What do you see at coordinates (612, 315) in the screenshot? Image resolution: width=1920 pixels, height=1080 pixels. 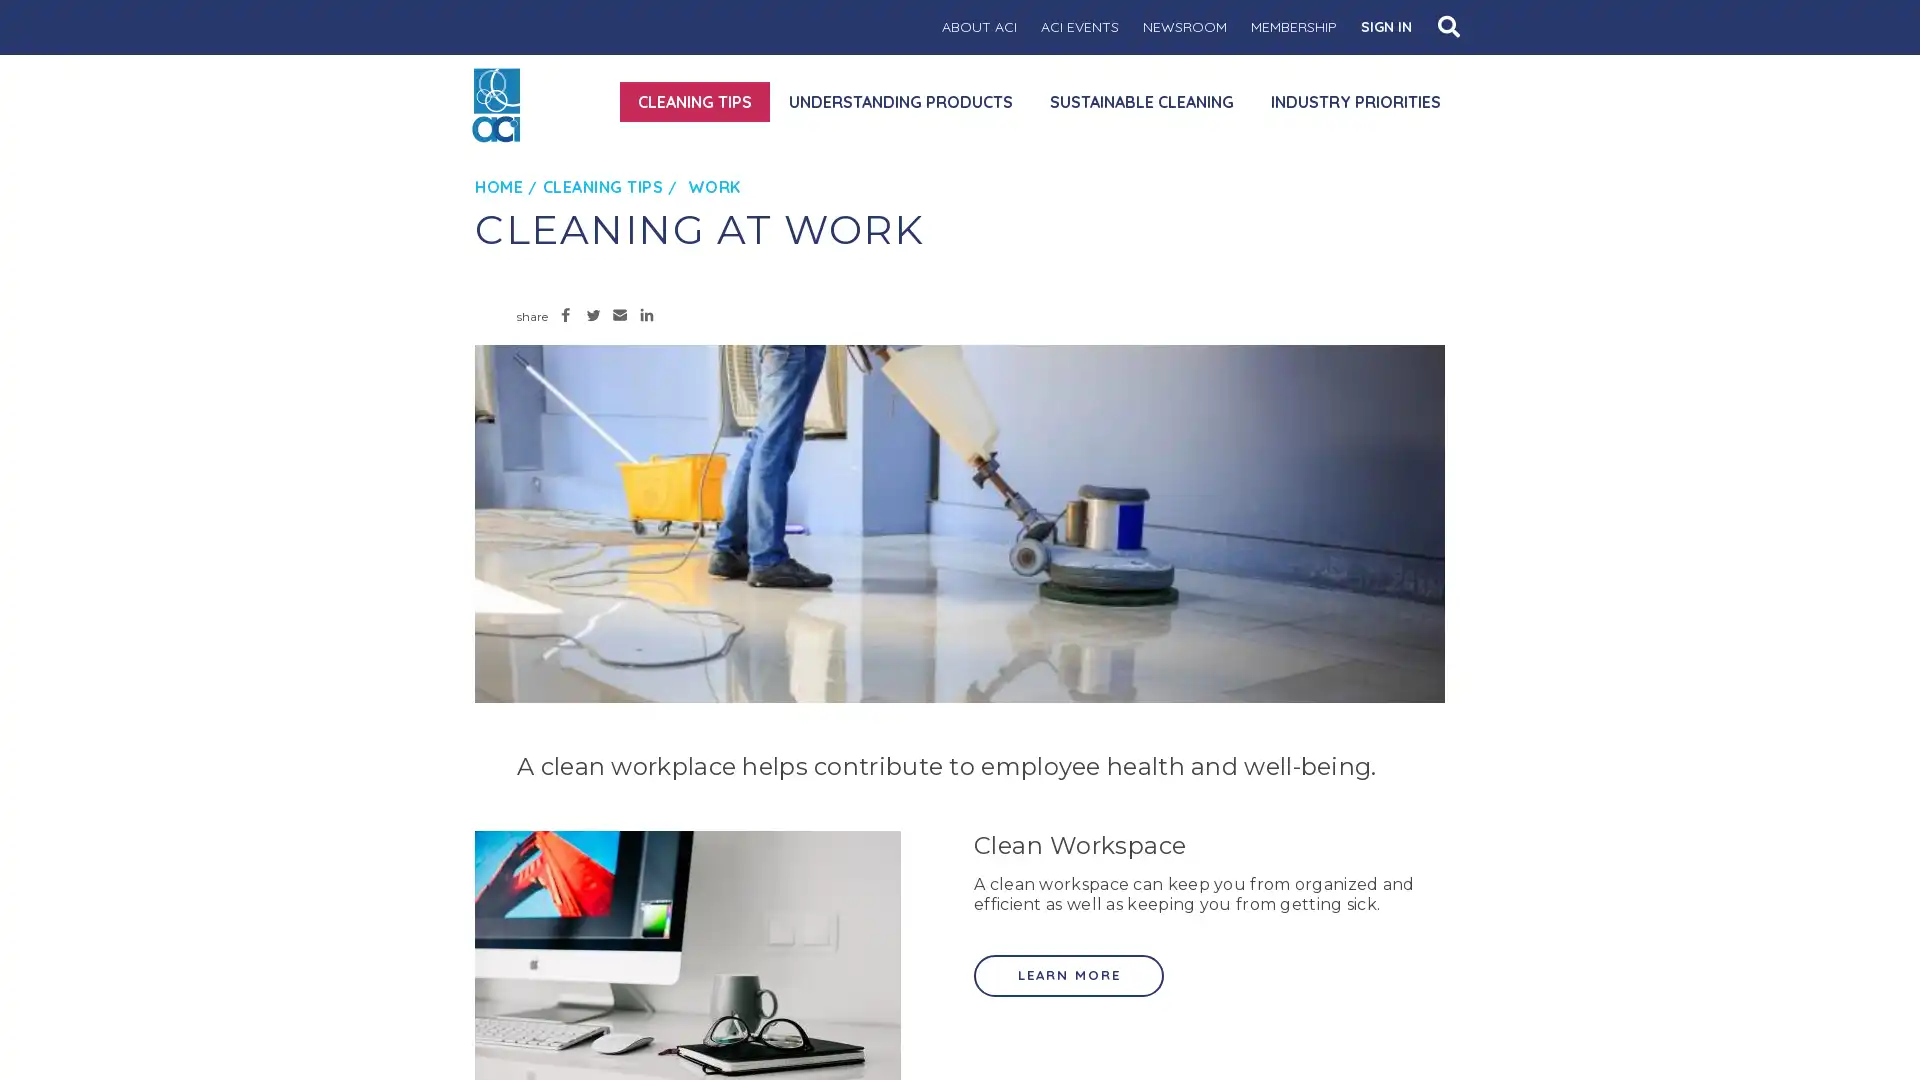 I see `Share to Email` at bounding box center [612, 315].